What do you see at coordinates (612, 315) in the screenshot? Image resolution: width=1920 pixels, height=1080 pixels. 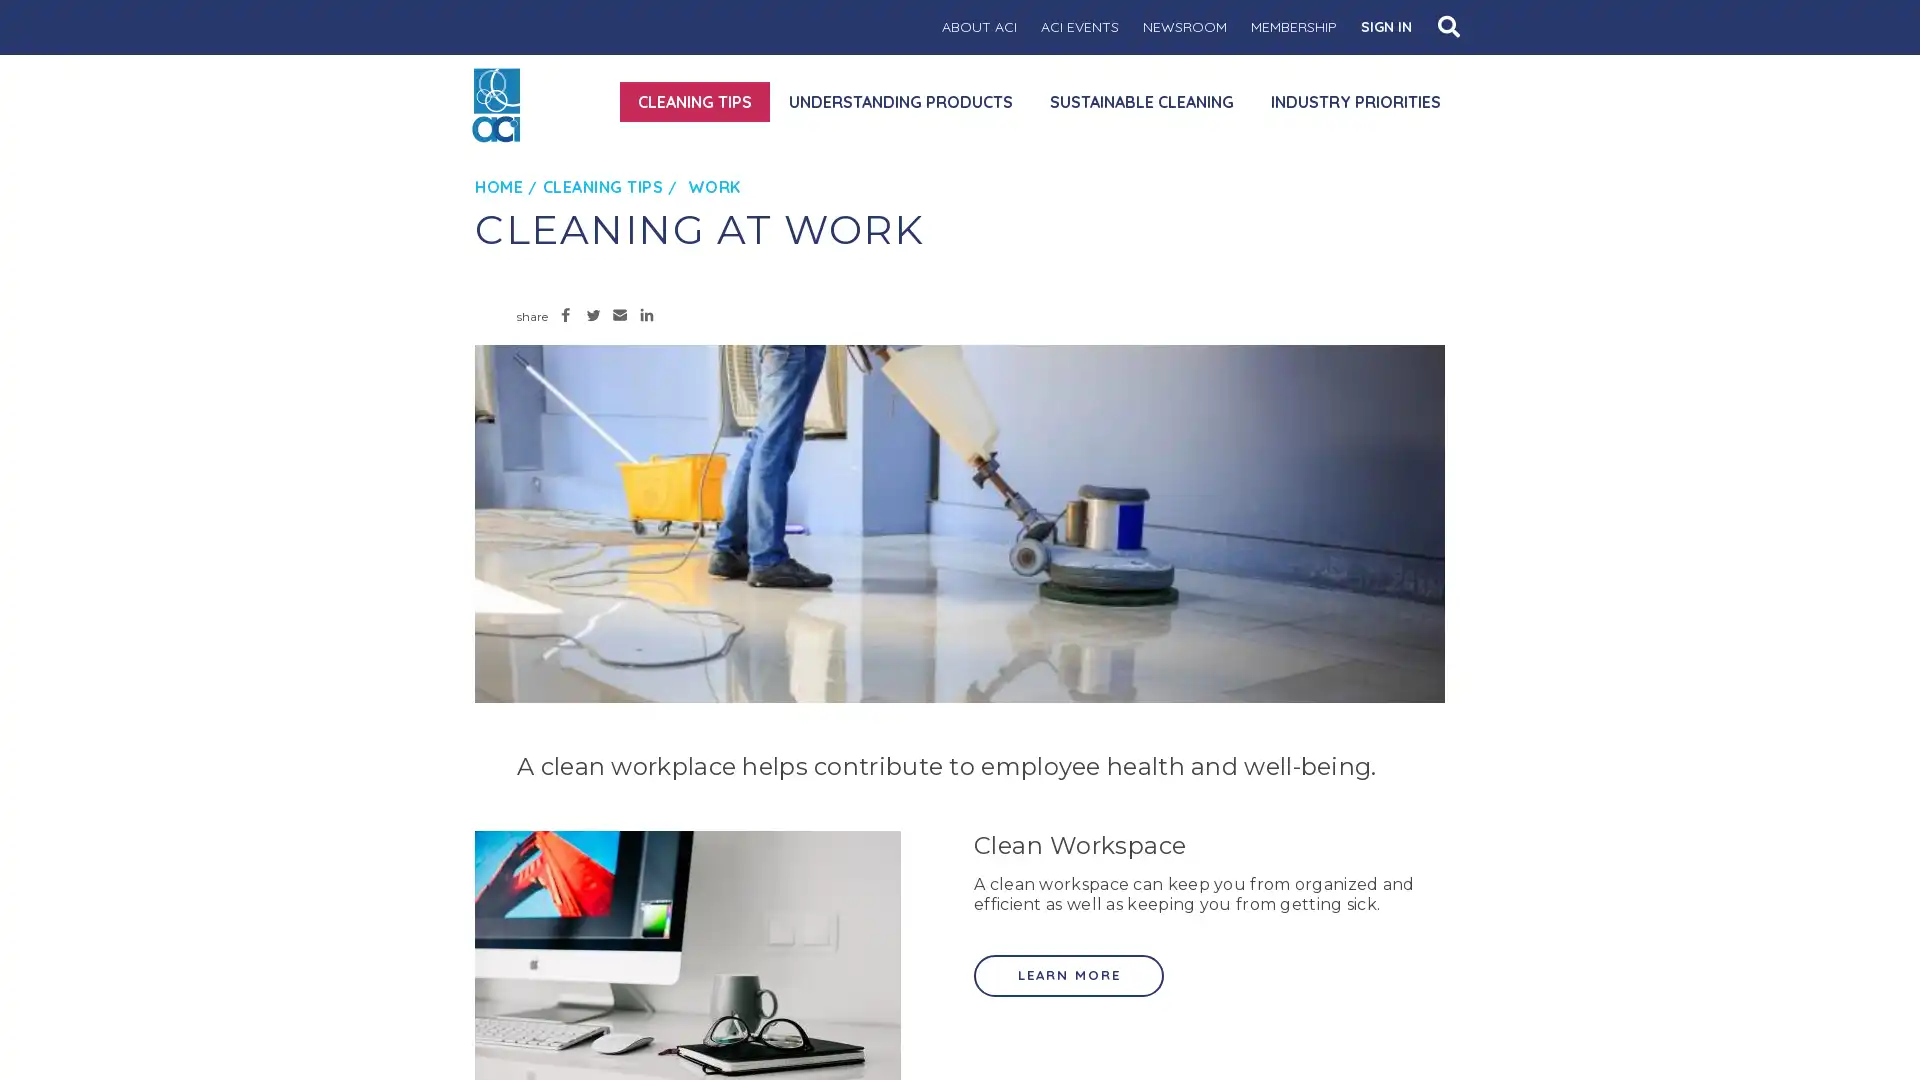 I see `Share to Email` at bounding box center [612, 315].